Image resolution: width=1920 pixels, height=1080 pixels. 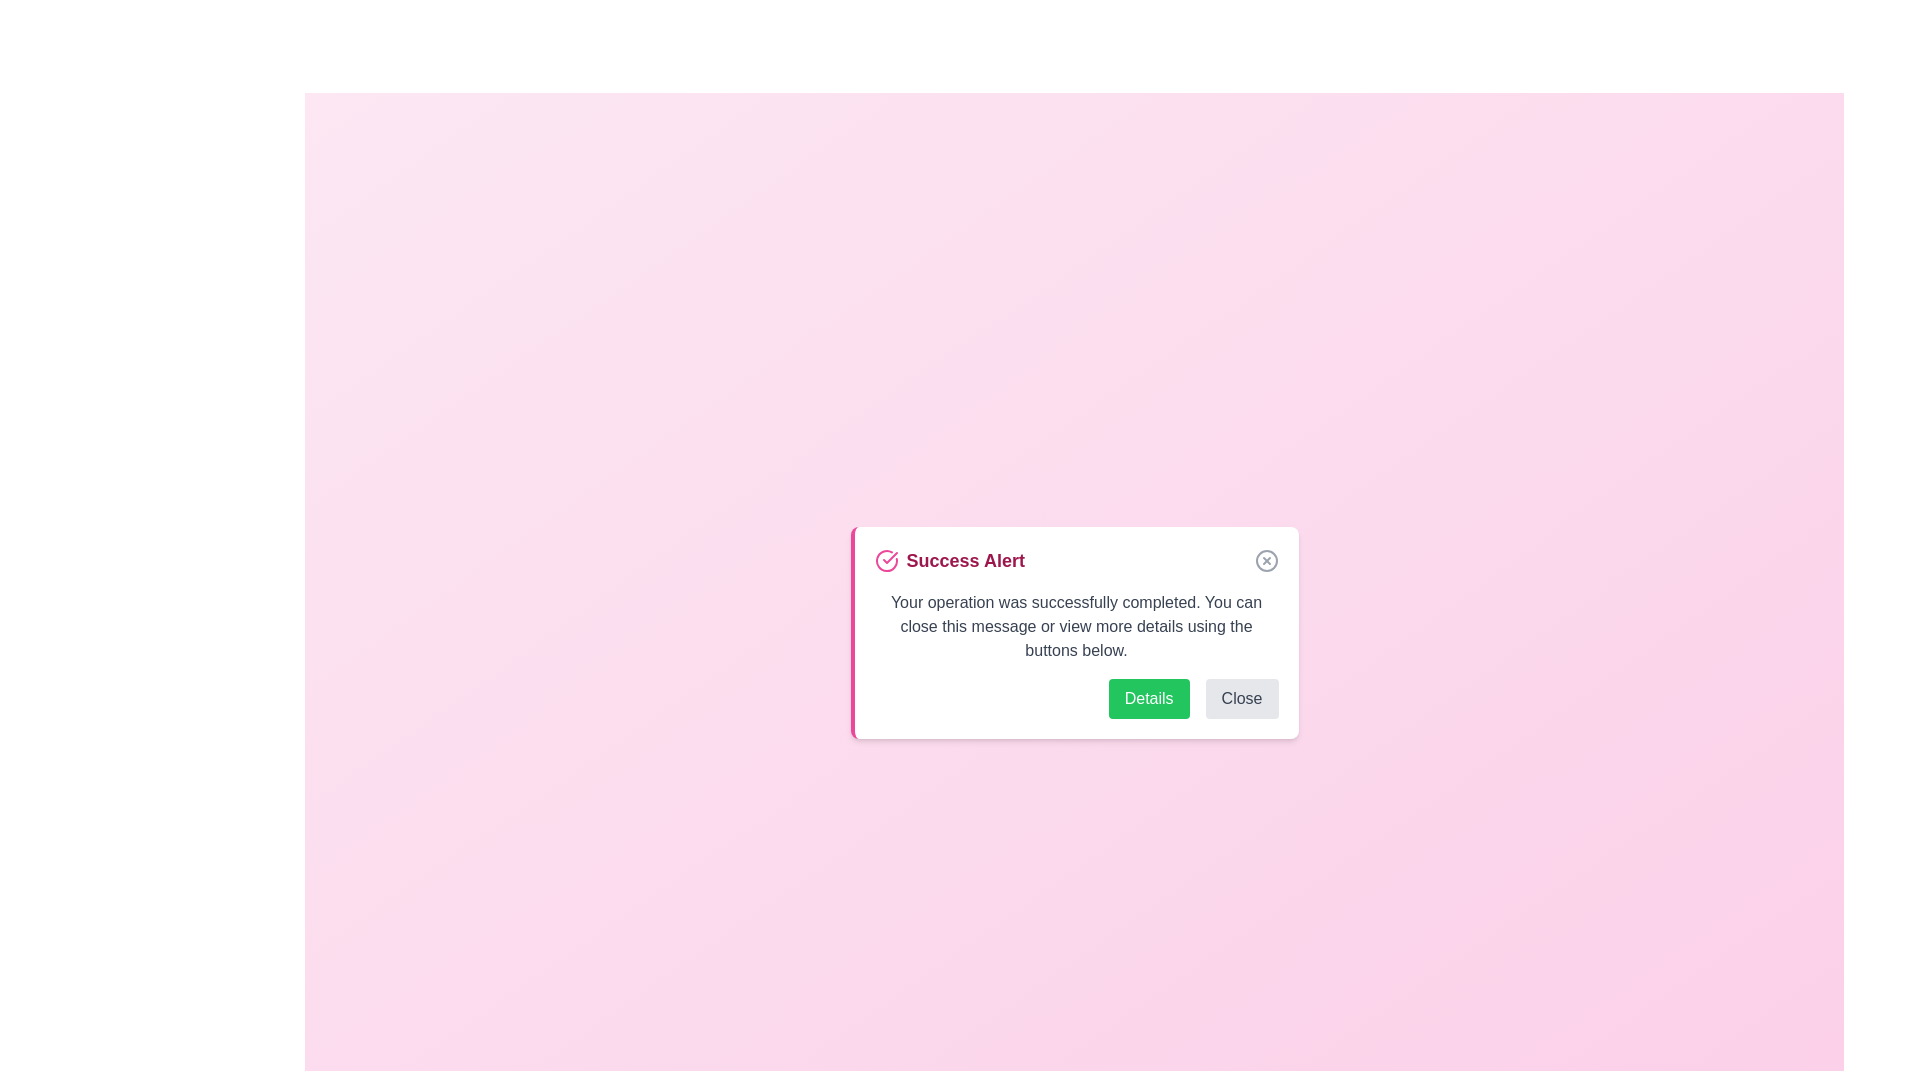 What do you see at coordinates (1265, 560) in the screenshot?
I see `the close button to dismiss the alert` at bounding box center [1265, 560].